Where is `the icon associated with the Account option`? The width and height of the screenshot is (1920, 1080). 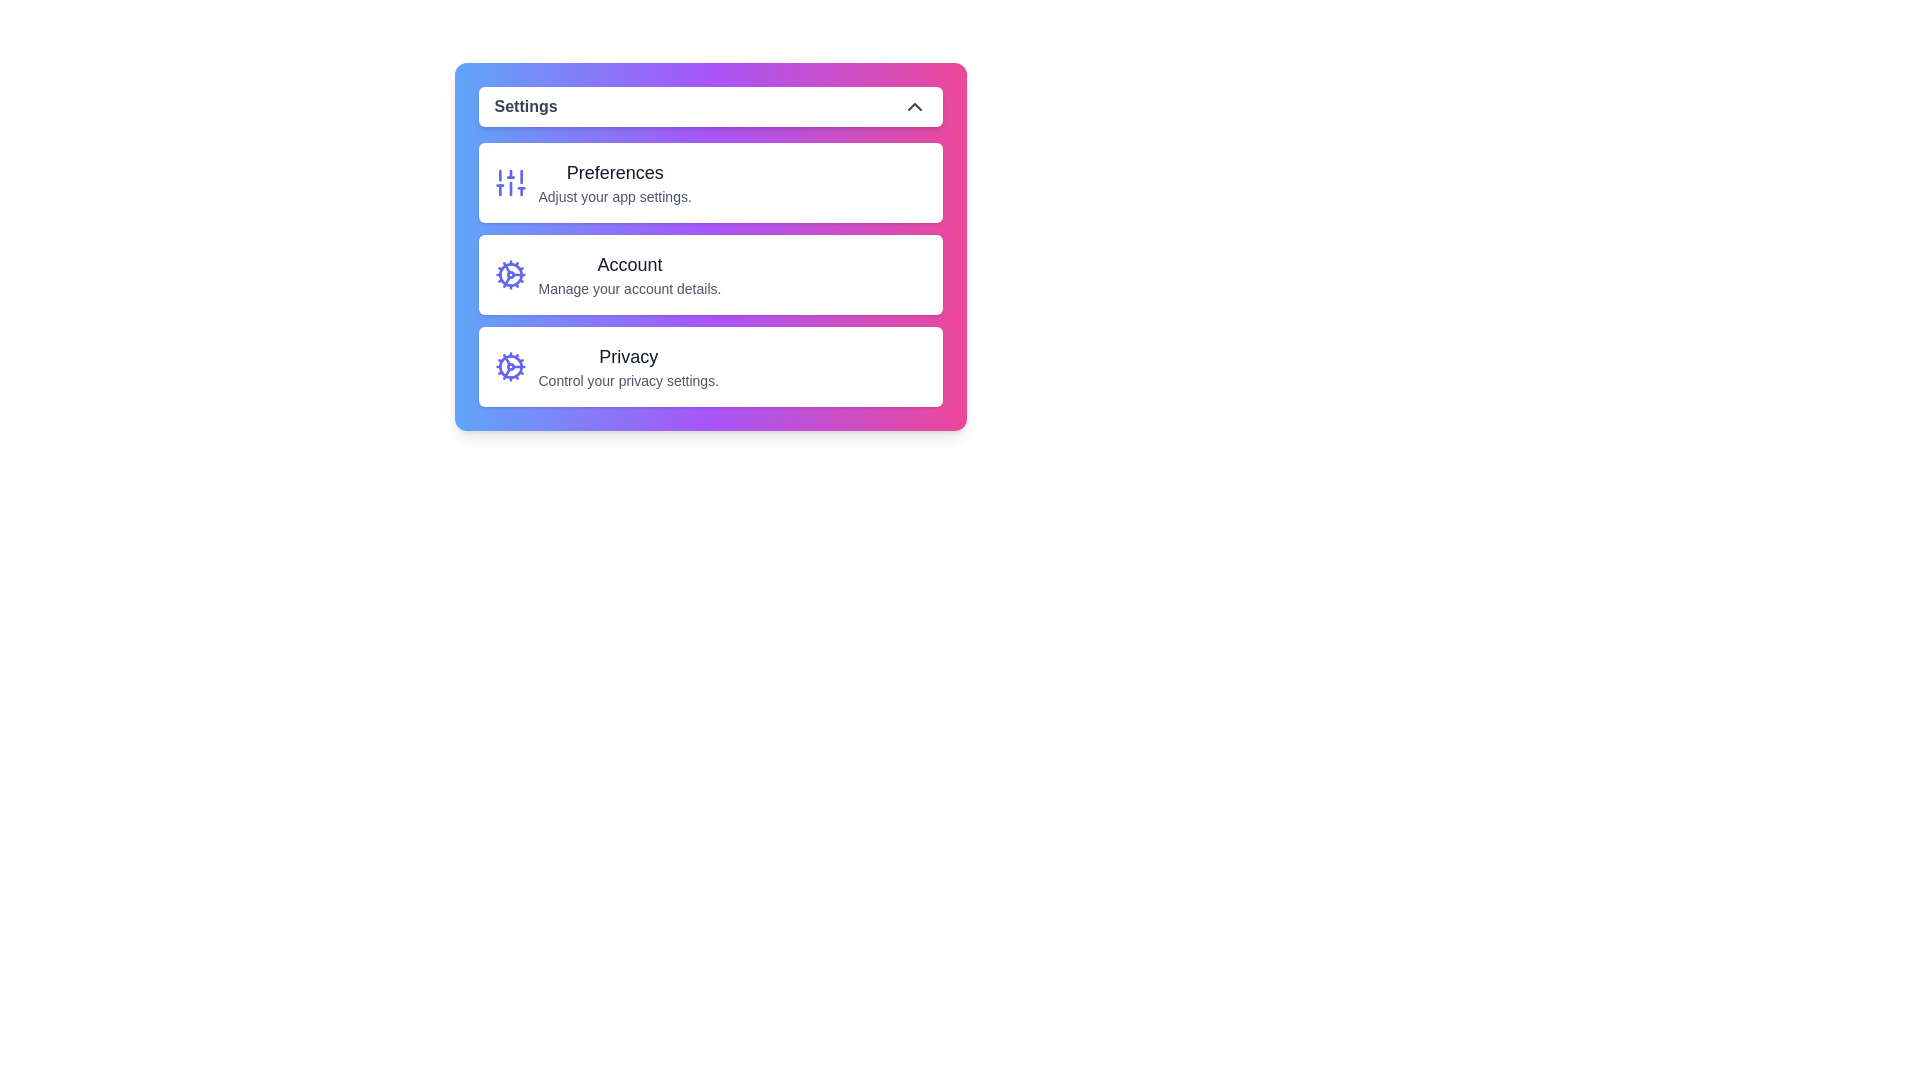
the icon associated with the Account option is located at coordinates (510, 274).